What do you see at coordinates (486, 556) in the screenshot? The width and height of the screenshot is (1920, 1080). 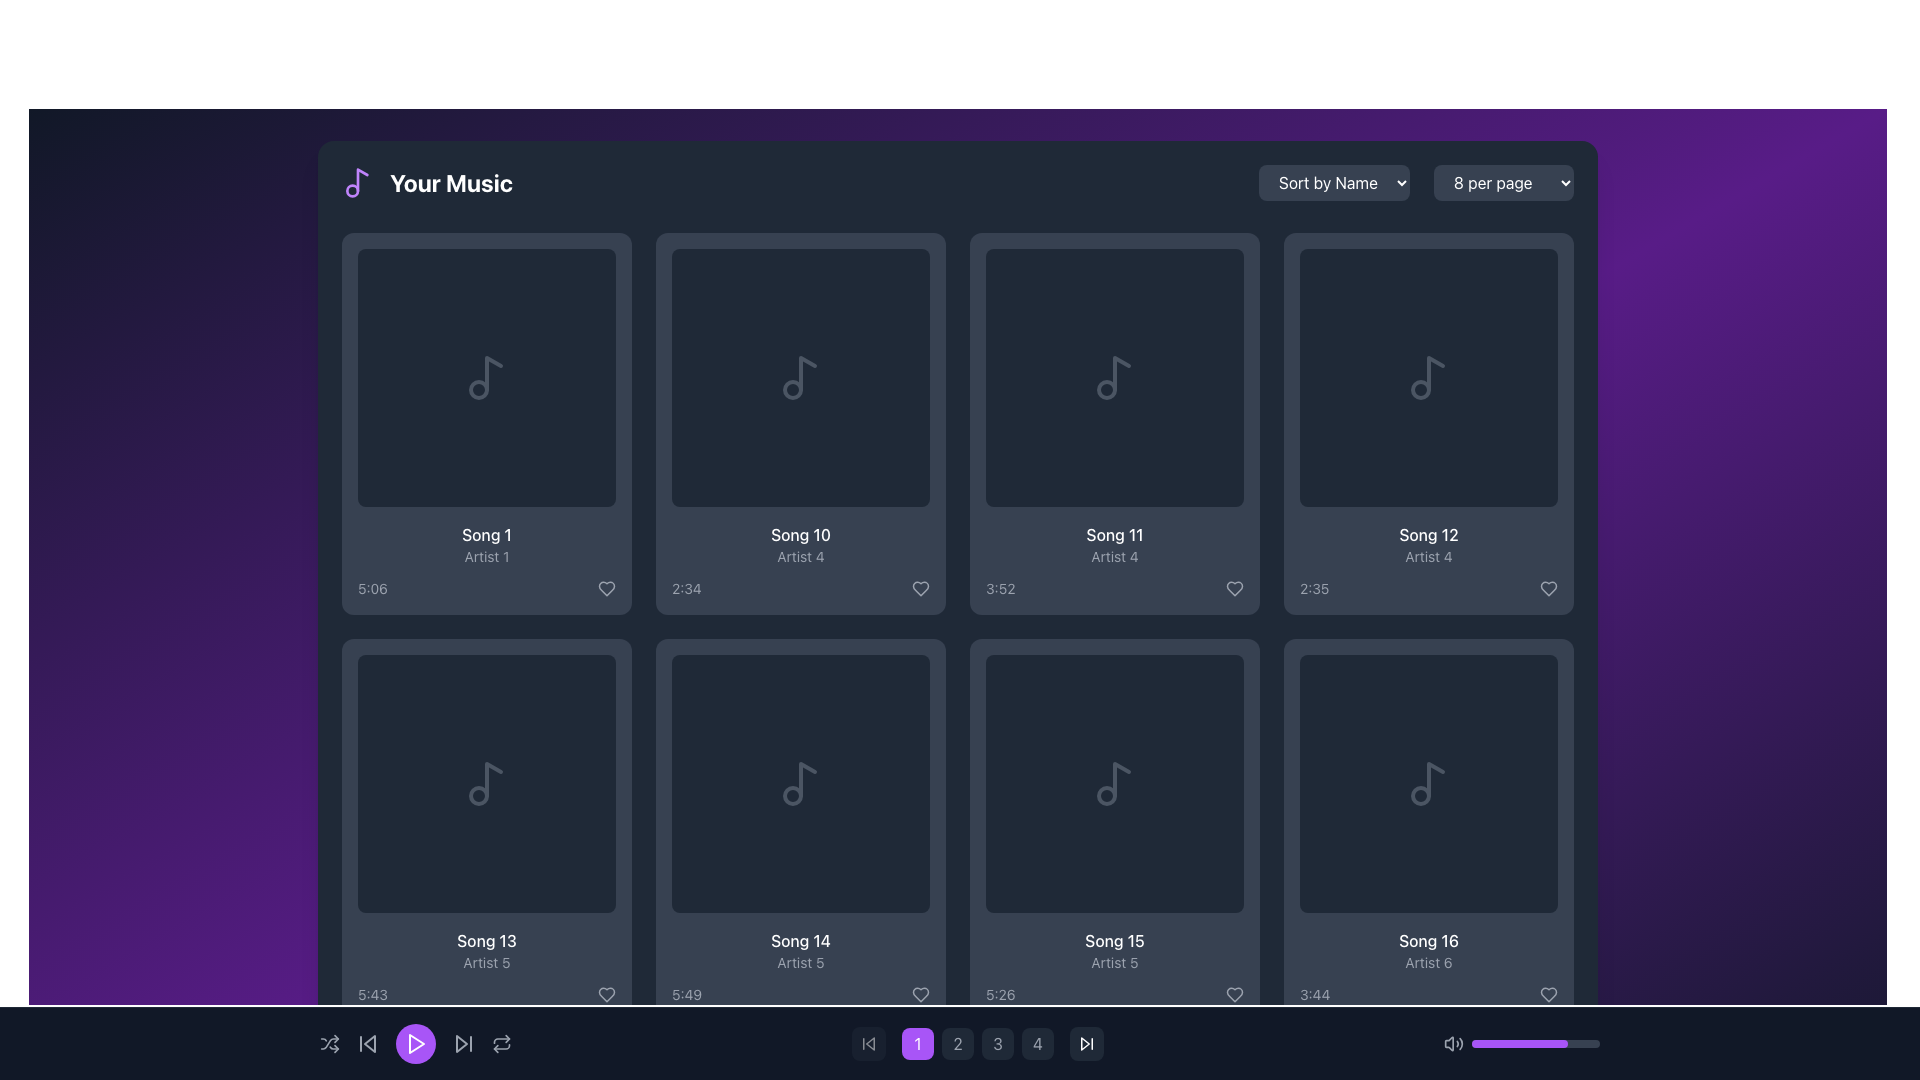 I see `the text label that displays the name of the artist associated with the displayed song, located beneath 'Song 1' and above the time label '5:06'` at bounding box center [486, 556].